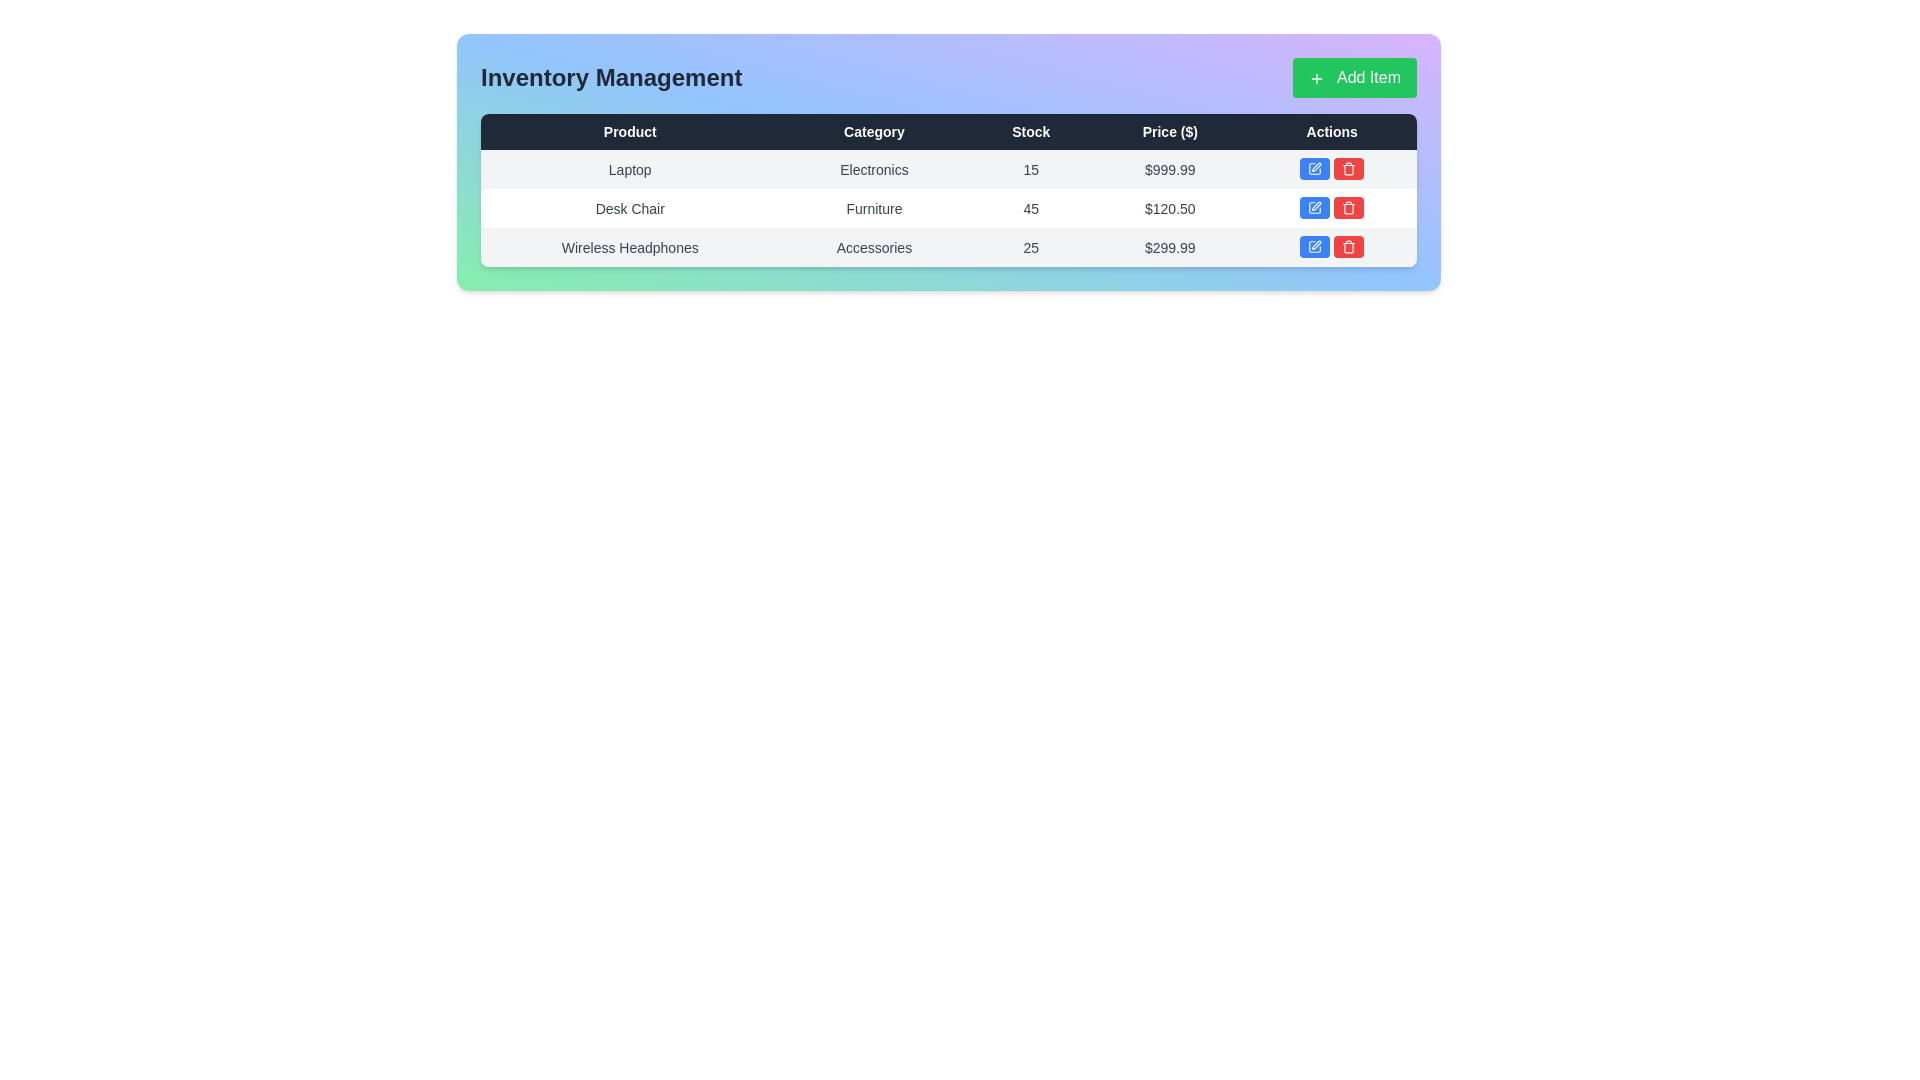 The width and height of the screenshot is (1920, 1080). I want to click on the delete button with a red background and white text located in the rightmost column under the 'Actions' header in the second row of the data table to initiate the delete operation, so click(1349, 168).